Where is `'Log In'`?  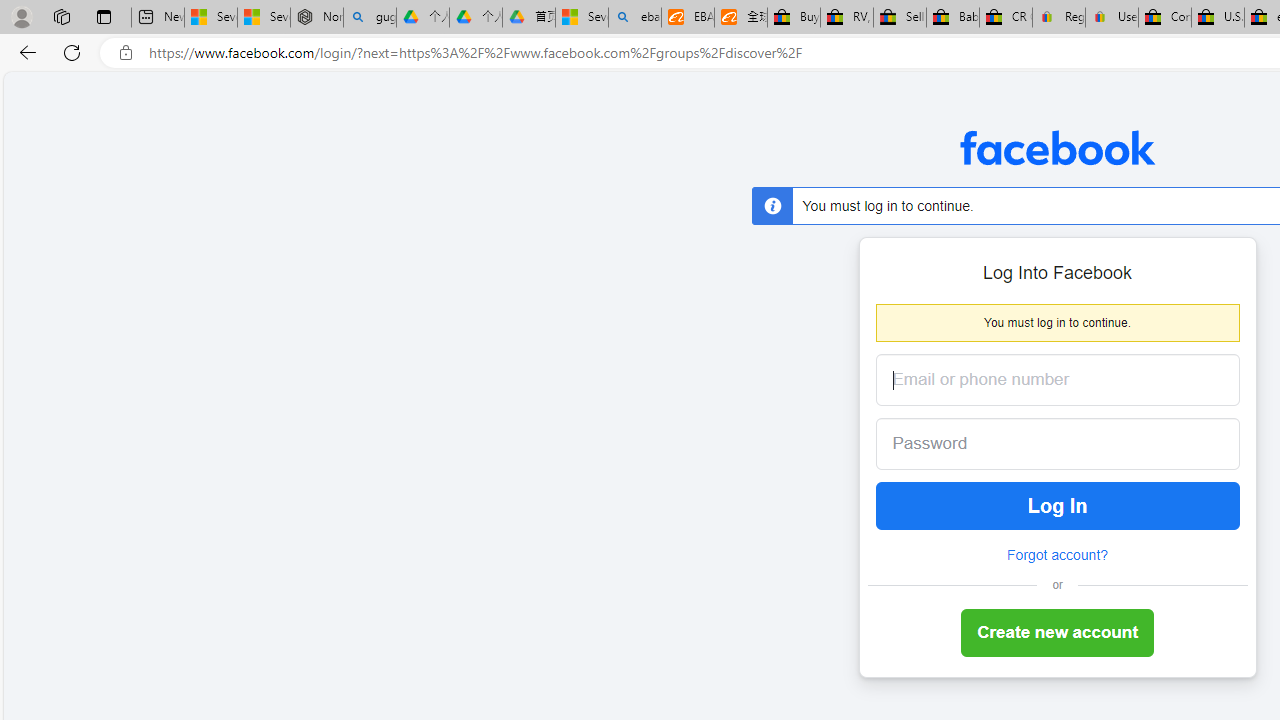
'Log In' is located at coordinates (1056, 505).